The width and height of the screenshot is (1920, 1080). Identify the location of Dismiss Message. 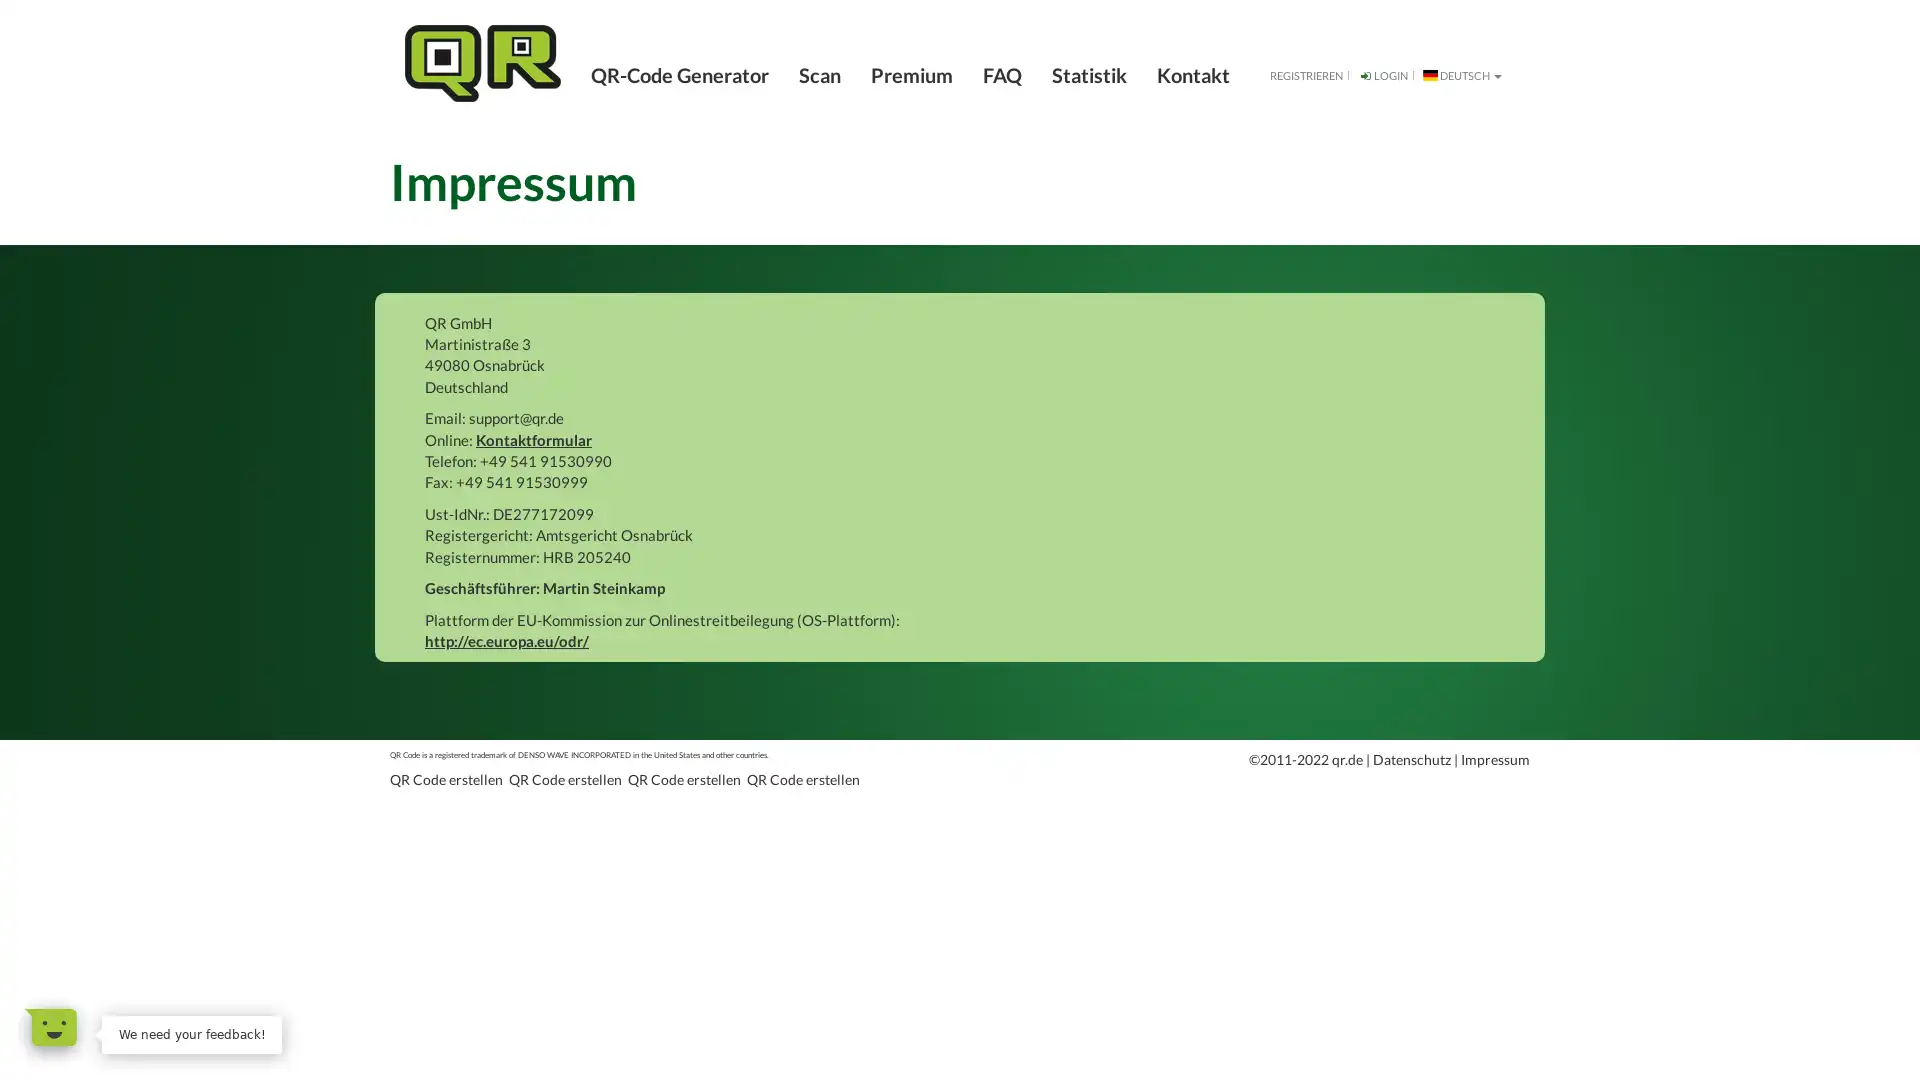
(279, 1017).